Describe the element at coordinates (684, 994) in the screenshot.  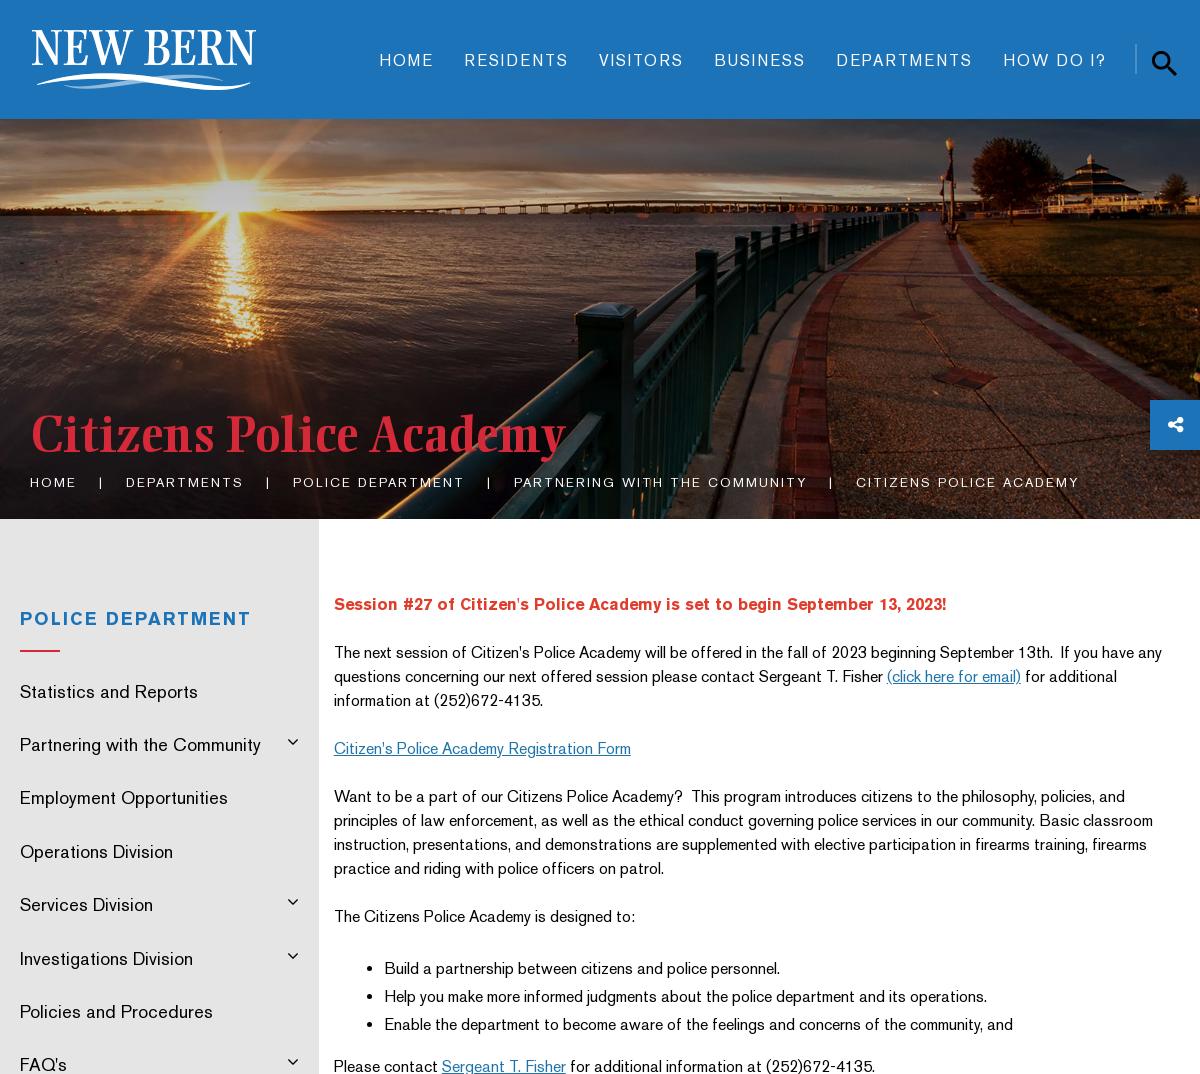
I see `'Help you make more informed judgments about the police department and its operations.'` at that location.